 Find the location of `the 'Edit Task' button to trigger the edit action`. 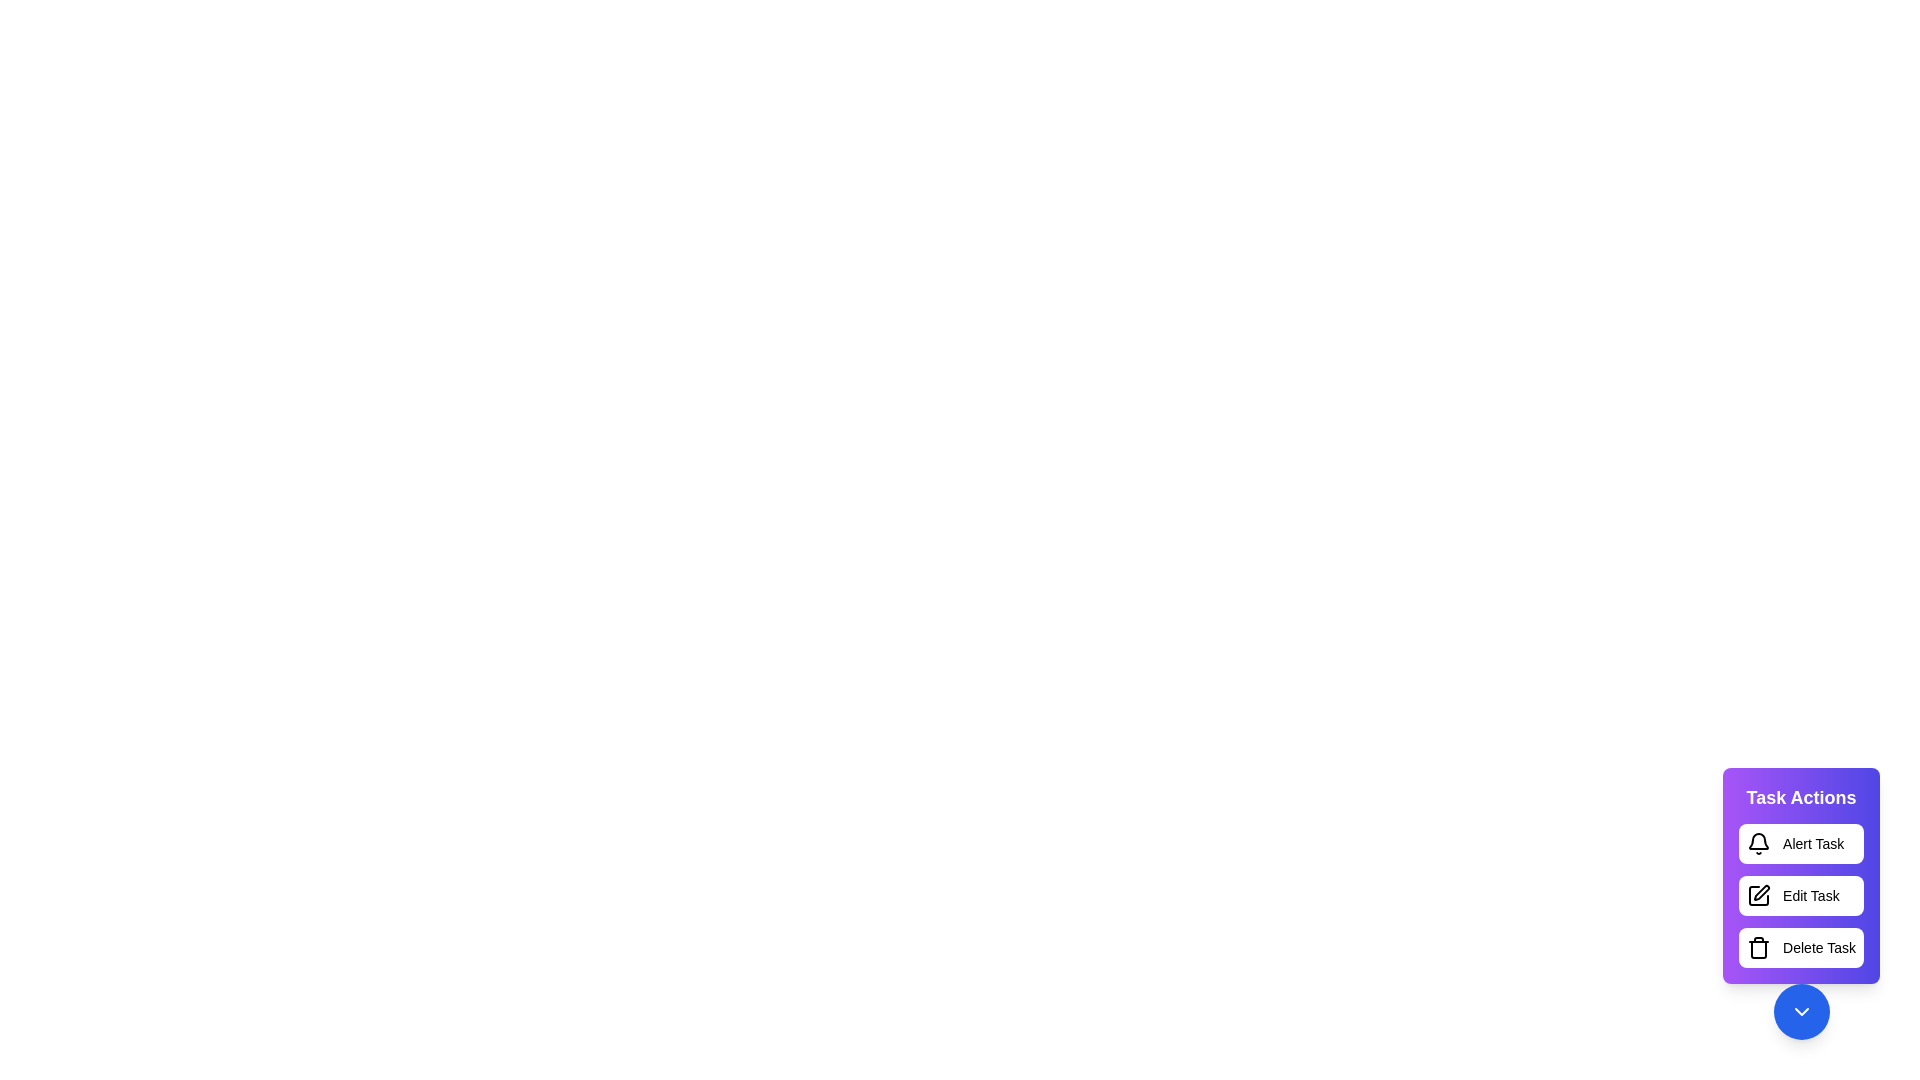

the 'Edit Task' button to trigger the edit action is located at coordinates (1800, 894).